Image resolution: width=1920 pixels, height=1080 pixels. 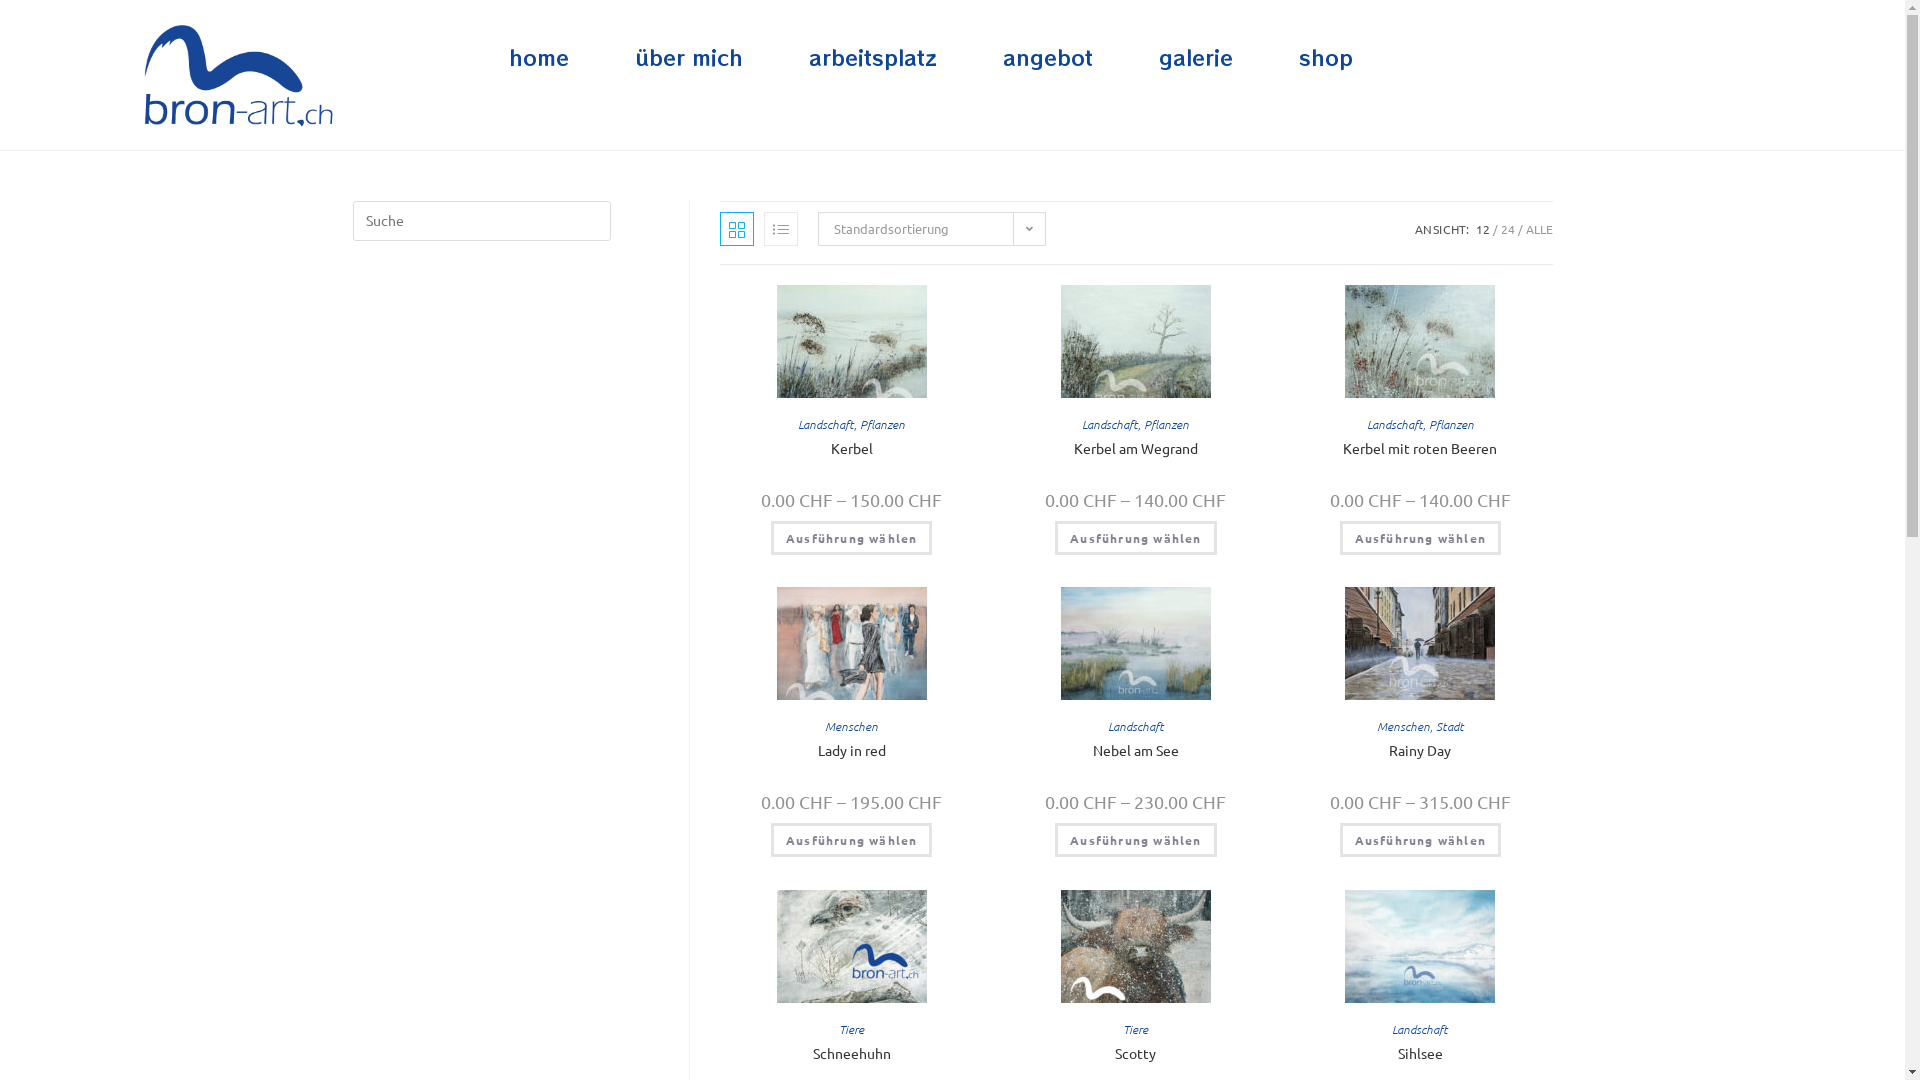 I want to click on 'ALLE', so click(x=1538, y=227).